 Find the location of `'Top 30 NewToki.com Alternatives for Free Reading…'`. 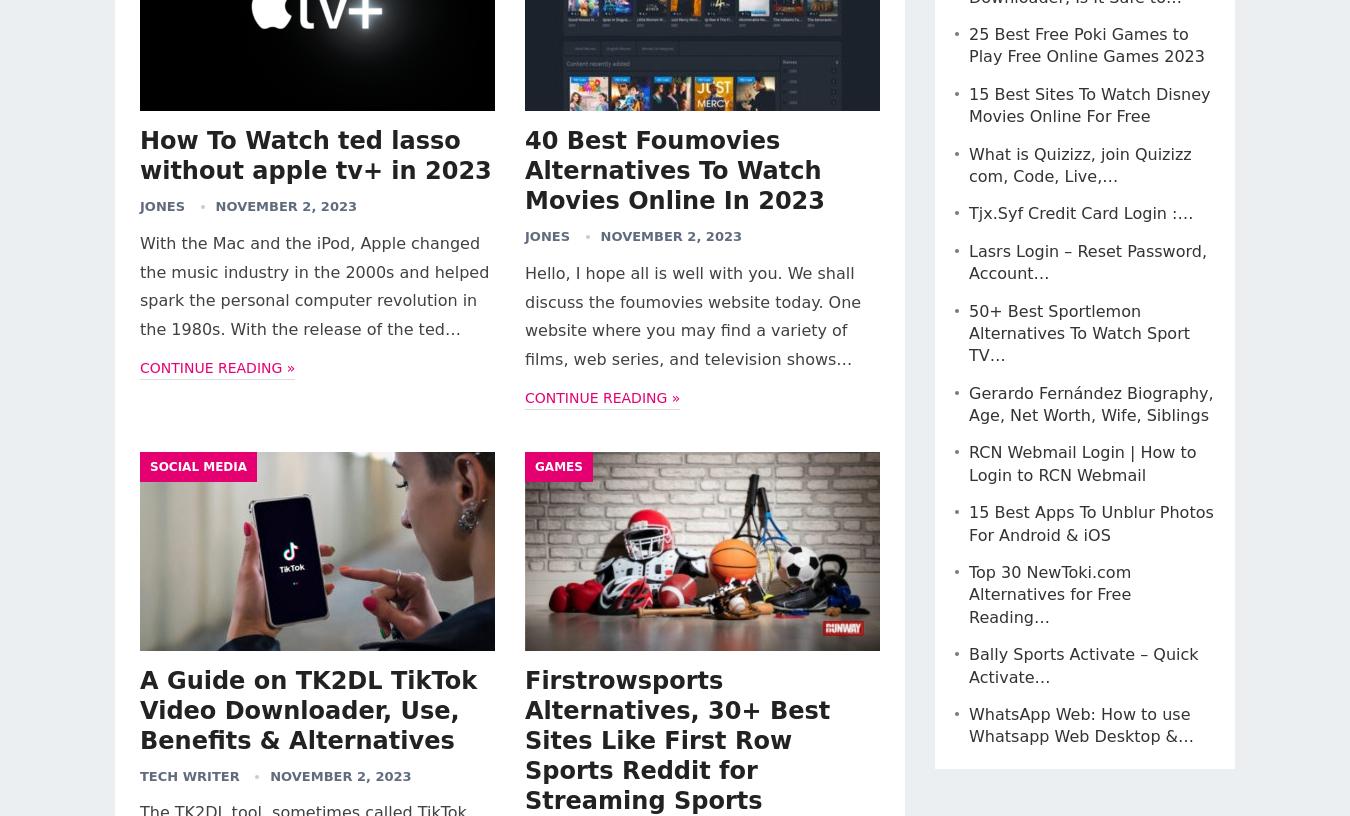

'Top 30 NewToki.com Alternatives for Free Reading…' is located at coordinates (1050, 594).